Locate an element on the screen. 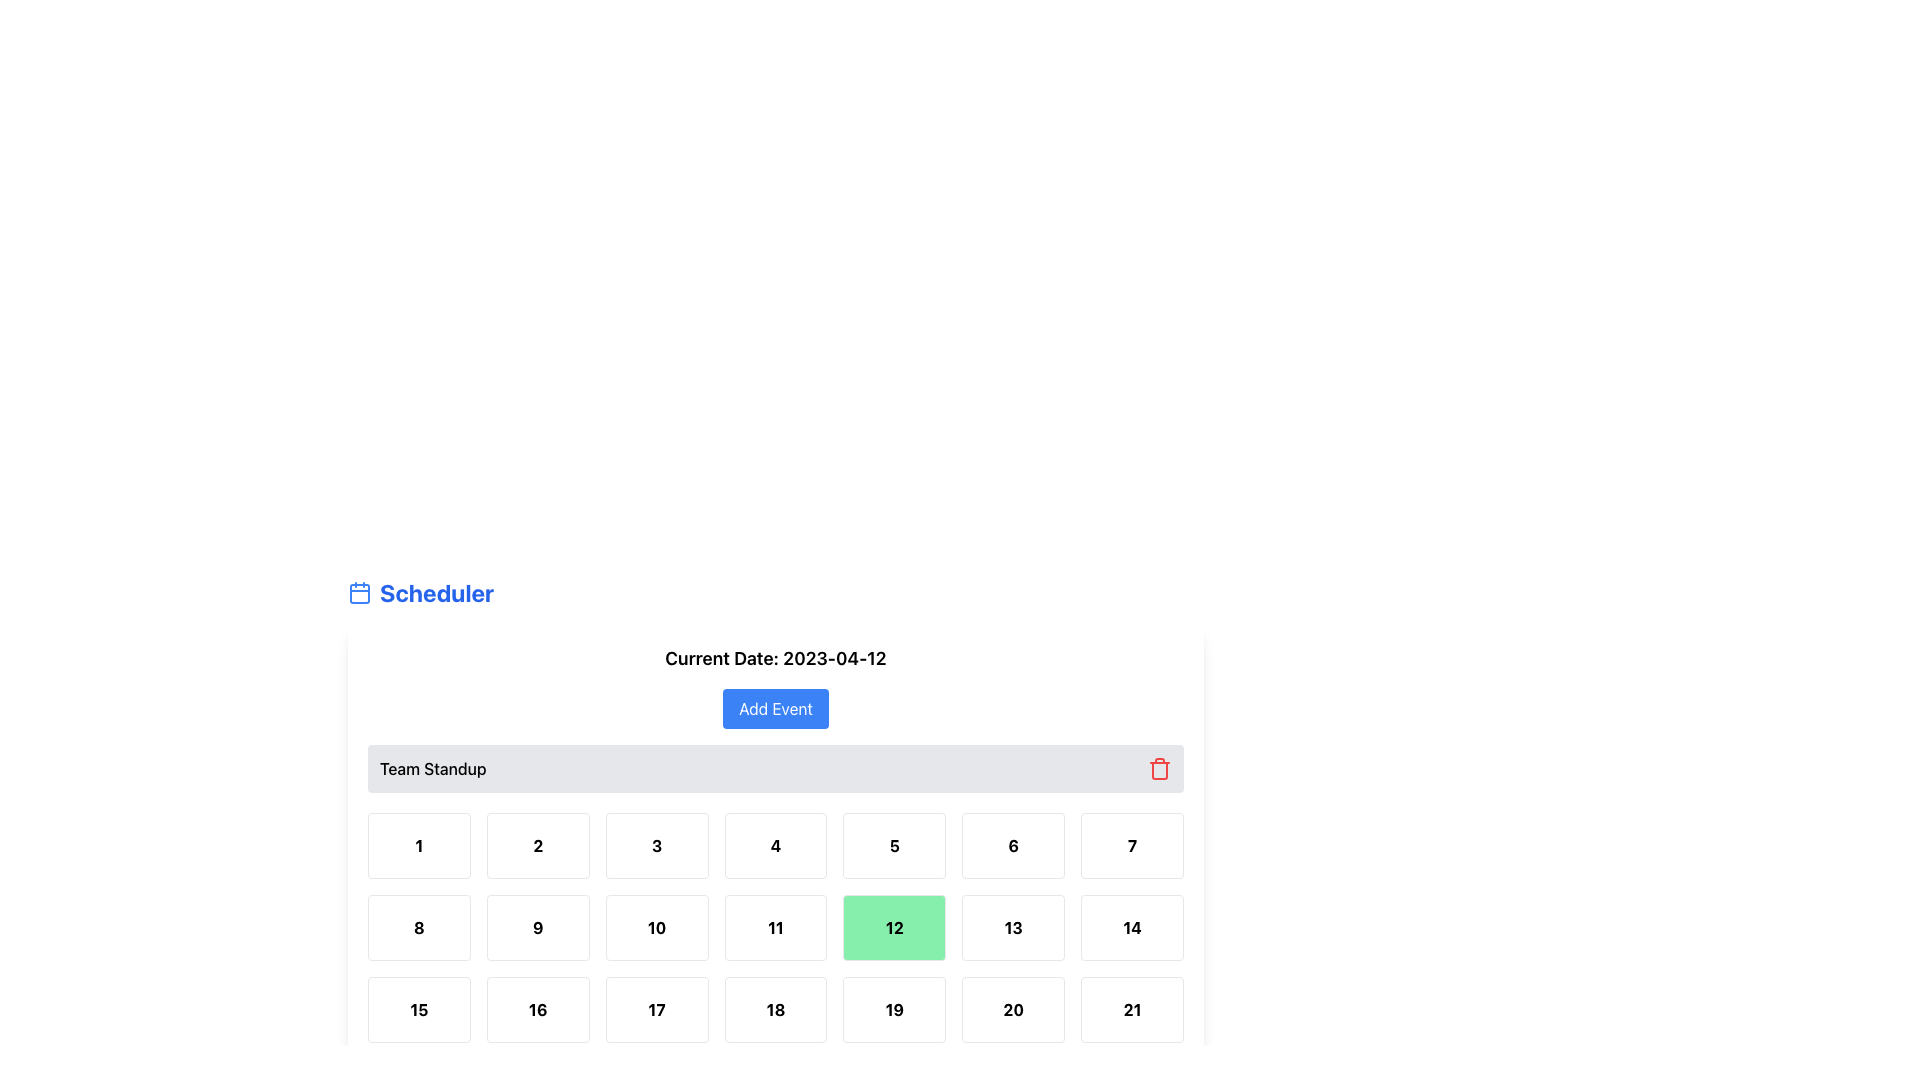  the green button labeled '12' located in the second row and fifth column of the grid is located at coordinates (893, 928).